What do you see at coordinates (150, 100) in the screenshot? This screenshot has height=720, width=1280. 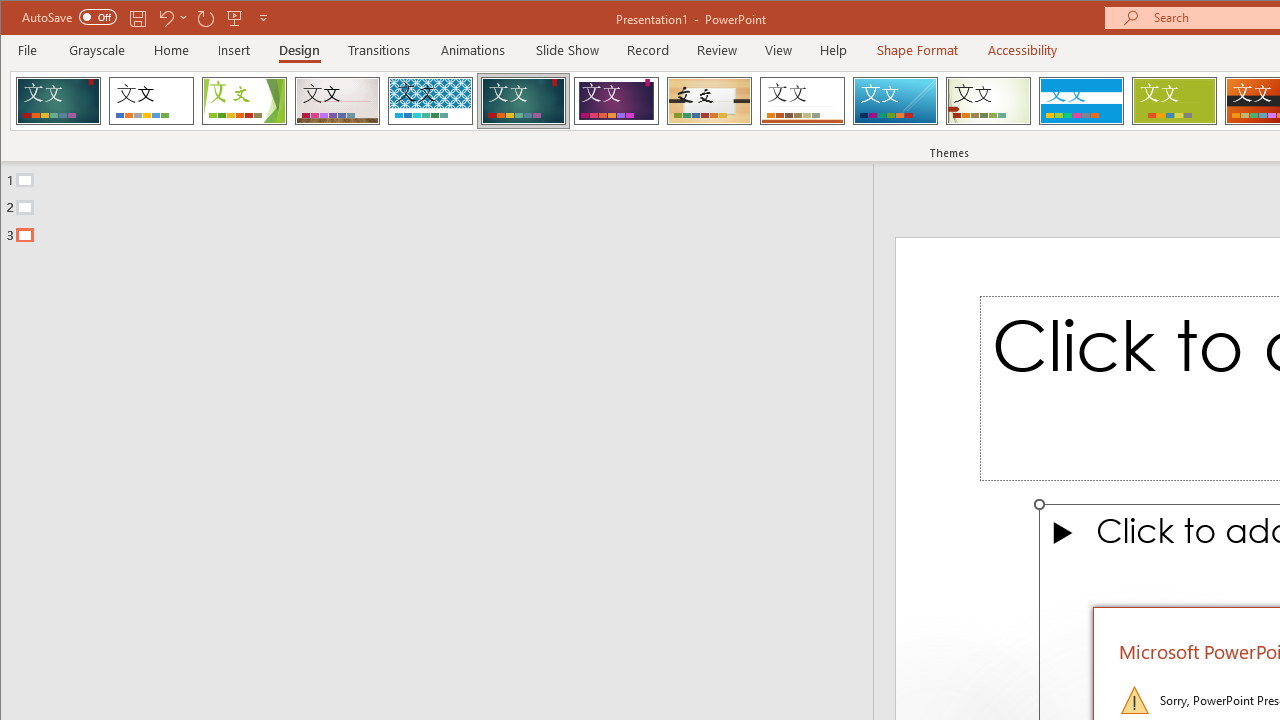 I see `'Office Theme'` at bounding box center [150, 100].